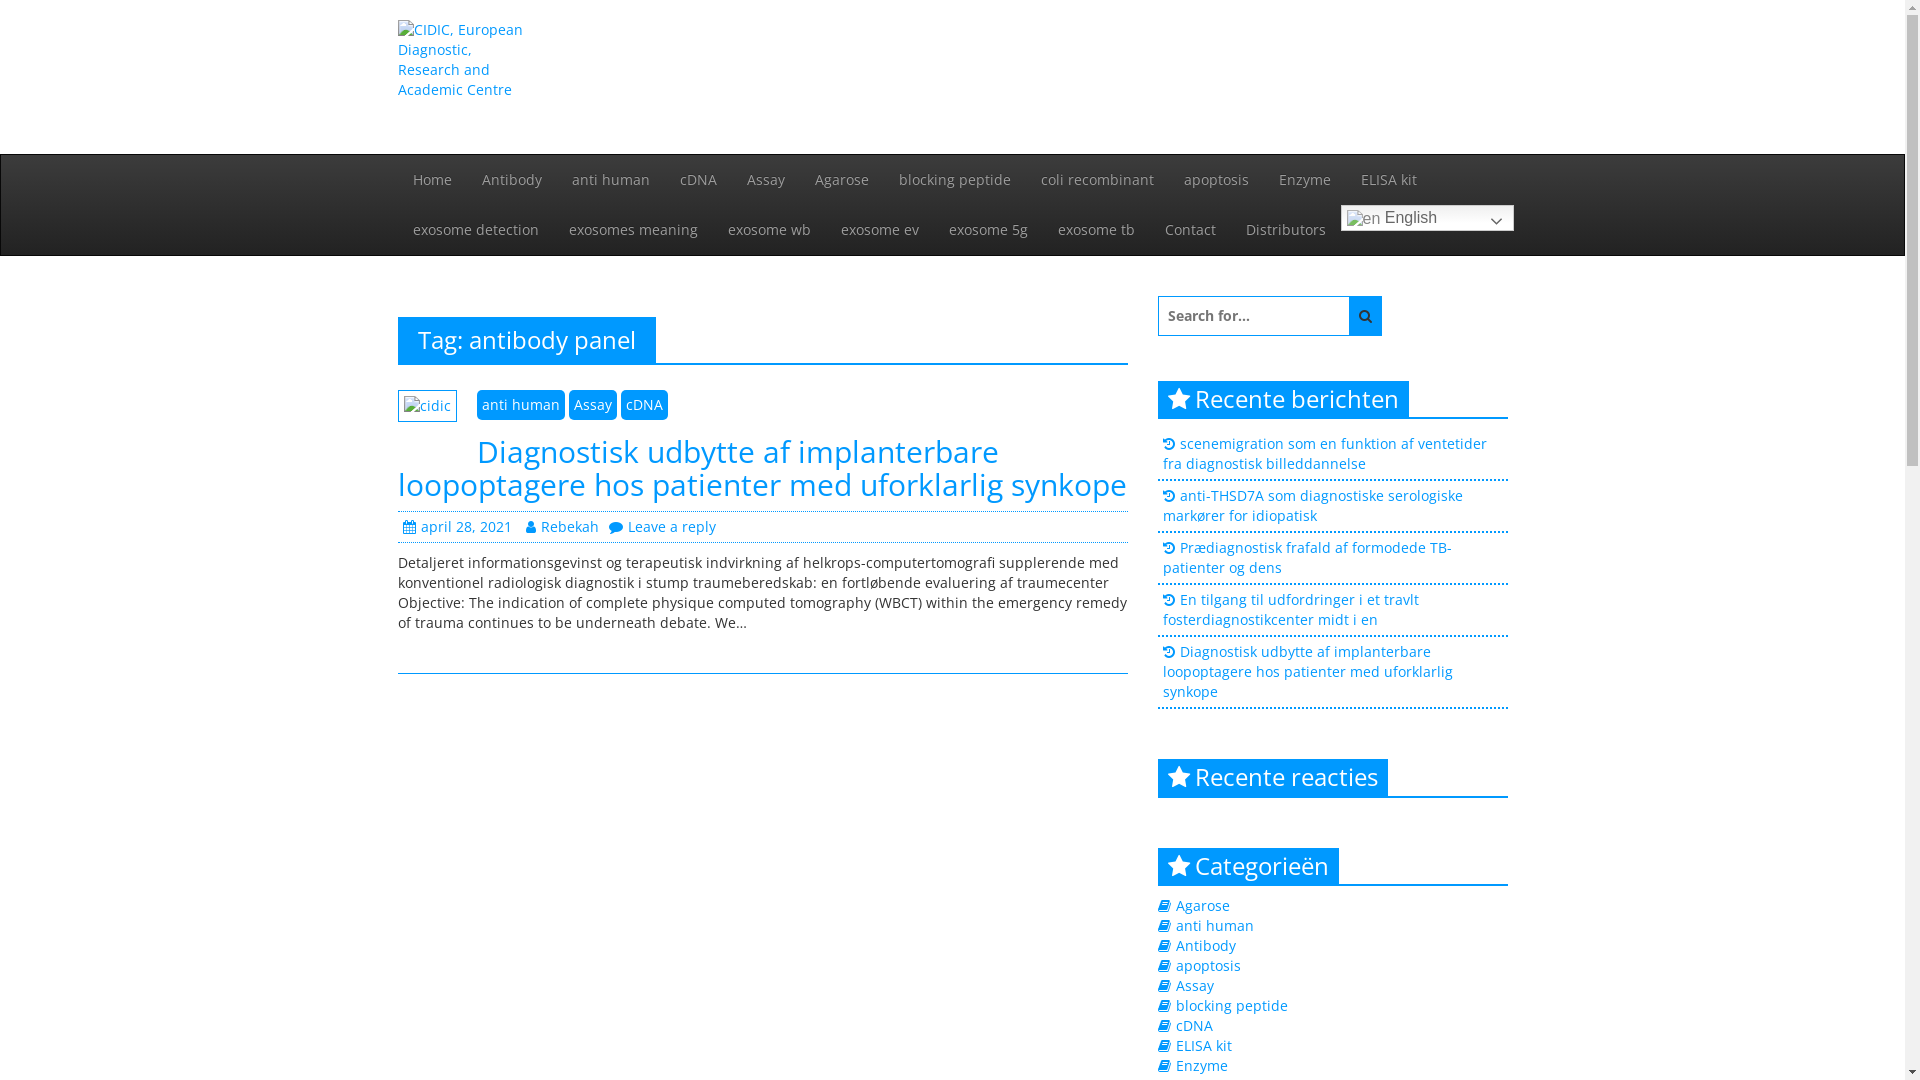 The width and height of the screenshot is (1920, 1080). What do you see at coordinates (1157, 315) in the screenshot?
I see `'Search for:'` at bounding box center [1157, 315].